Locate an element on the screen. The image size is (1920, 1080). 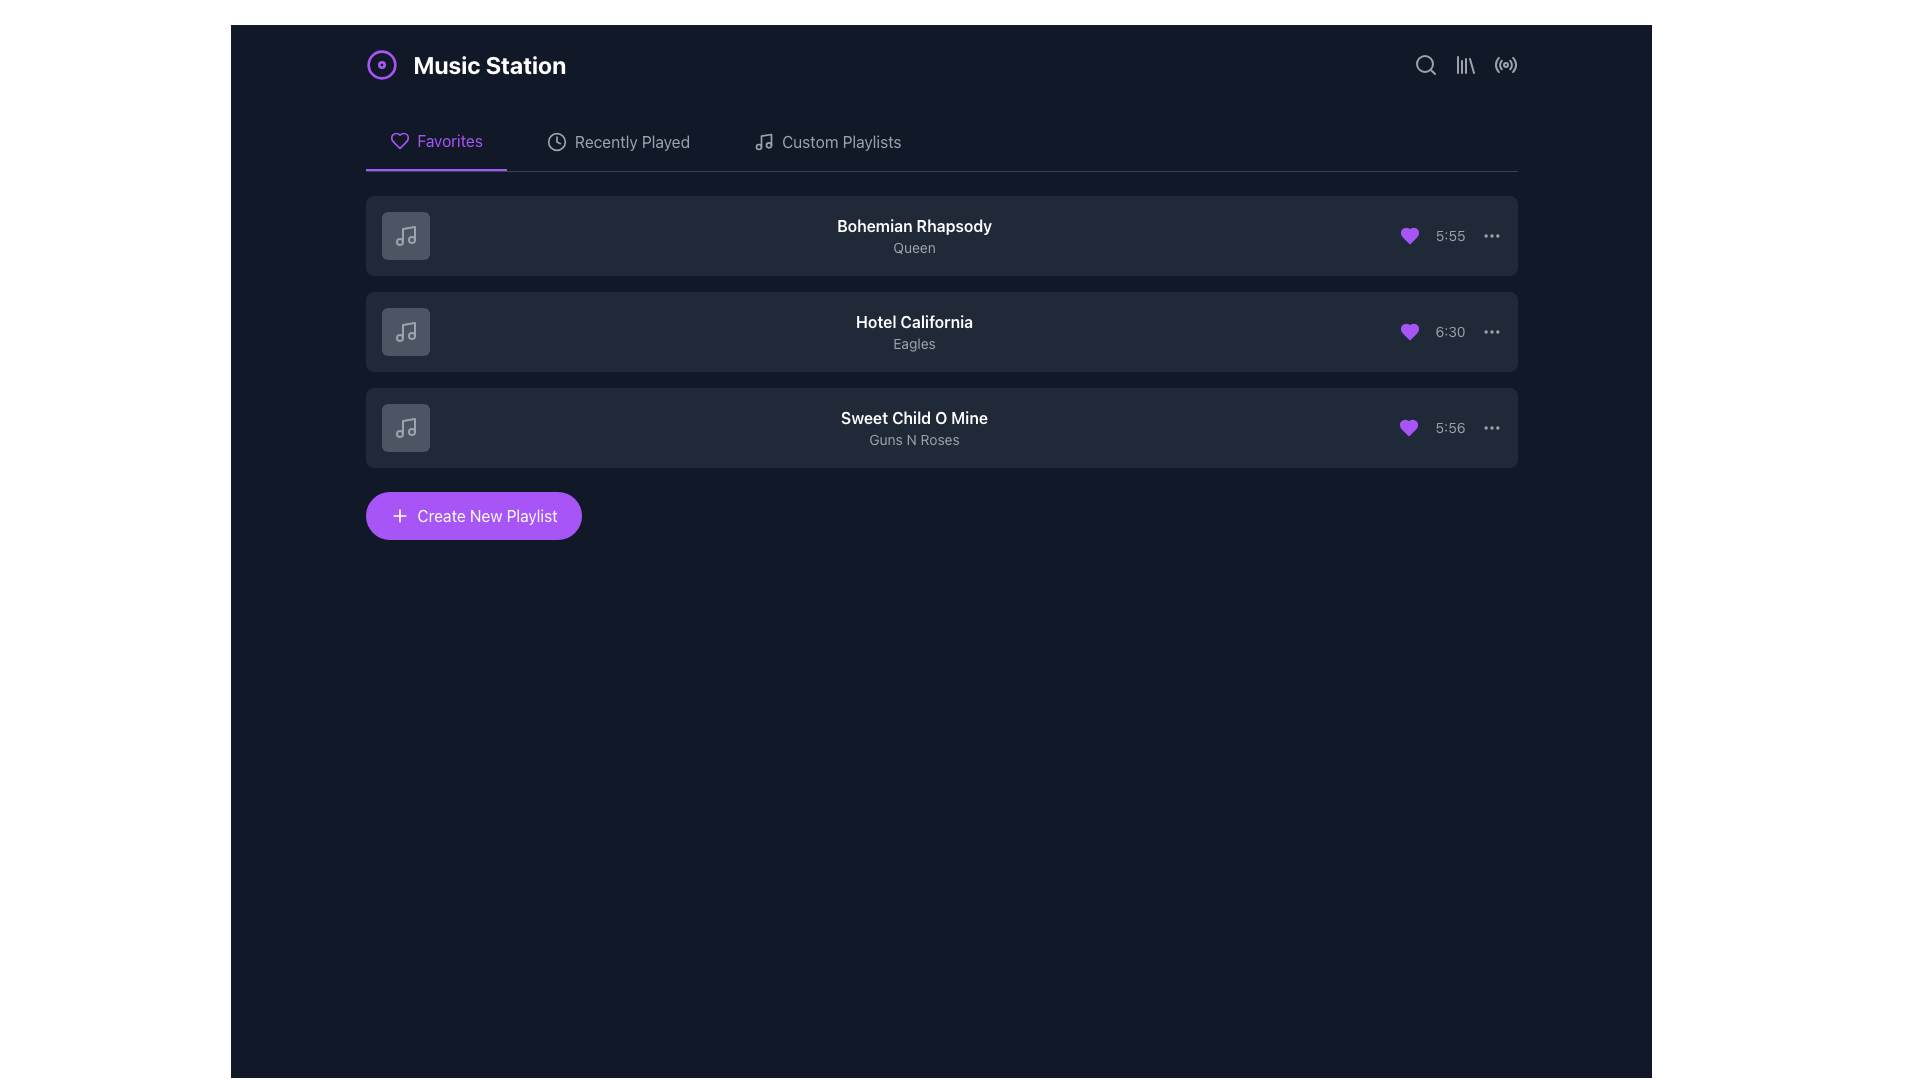
the first music list item titled 'Bohemian Rhapsody' by 'Queen' is located at coordinates (940, 234).